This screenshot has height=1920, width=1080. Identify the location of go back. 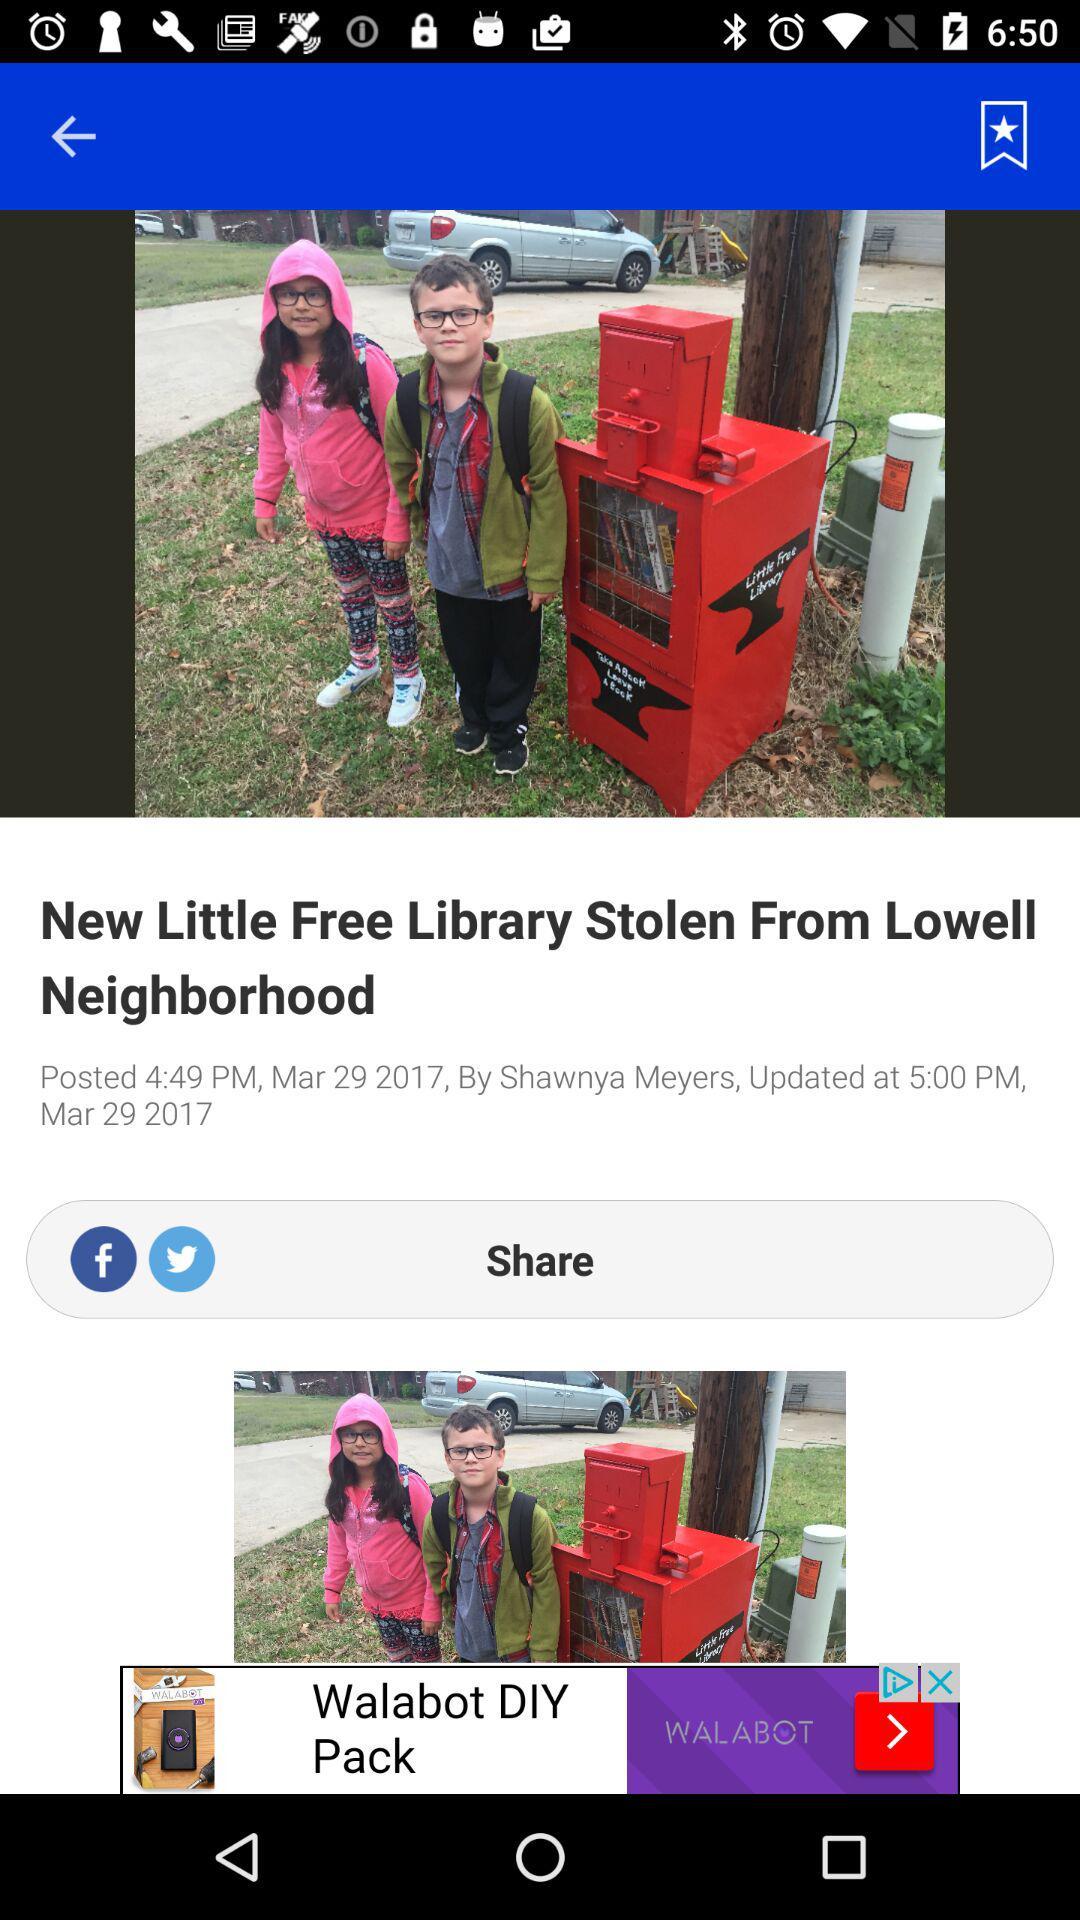
(72, 135).